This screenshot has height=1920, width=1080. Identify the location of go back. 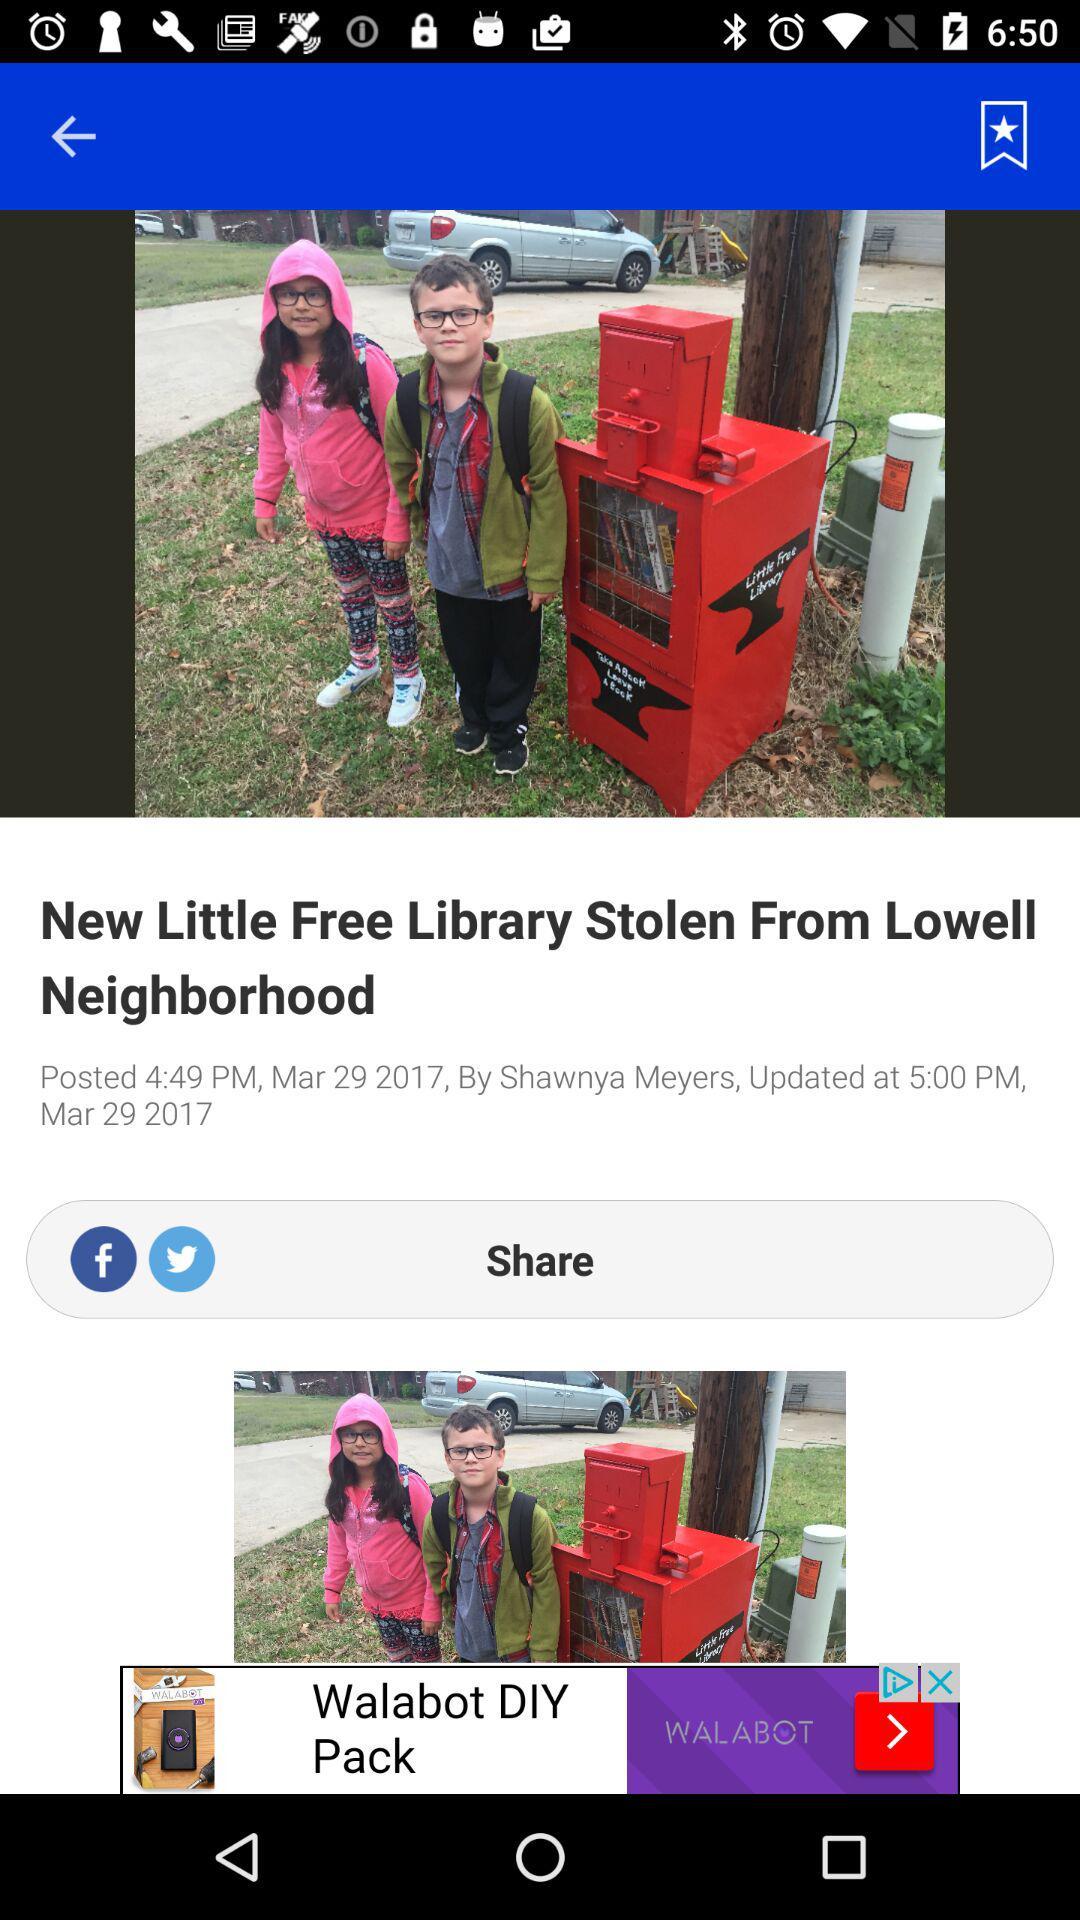
(72, 135).